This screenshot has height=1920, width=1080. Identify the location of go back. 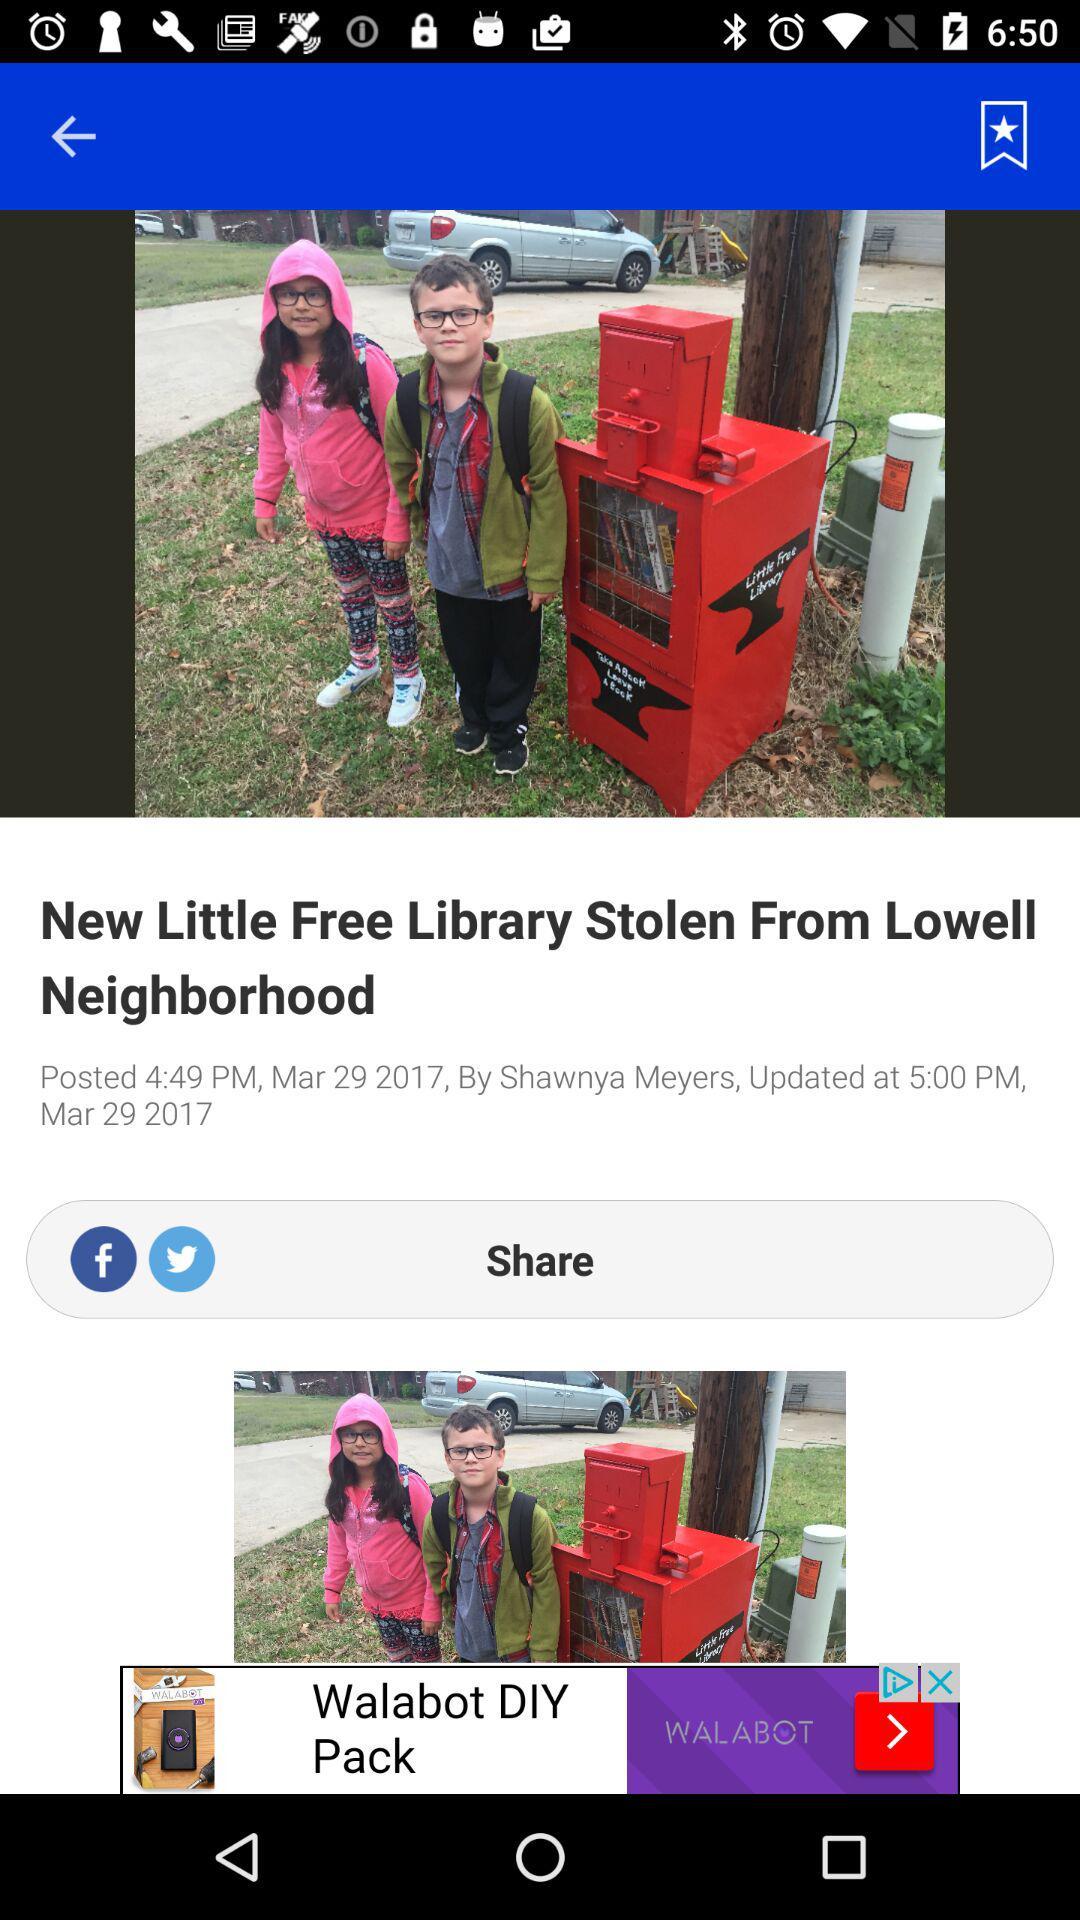
(72, 135).